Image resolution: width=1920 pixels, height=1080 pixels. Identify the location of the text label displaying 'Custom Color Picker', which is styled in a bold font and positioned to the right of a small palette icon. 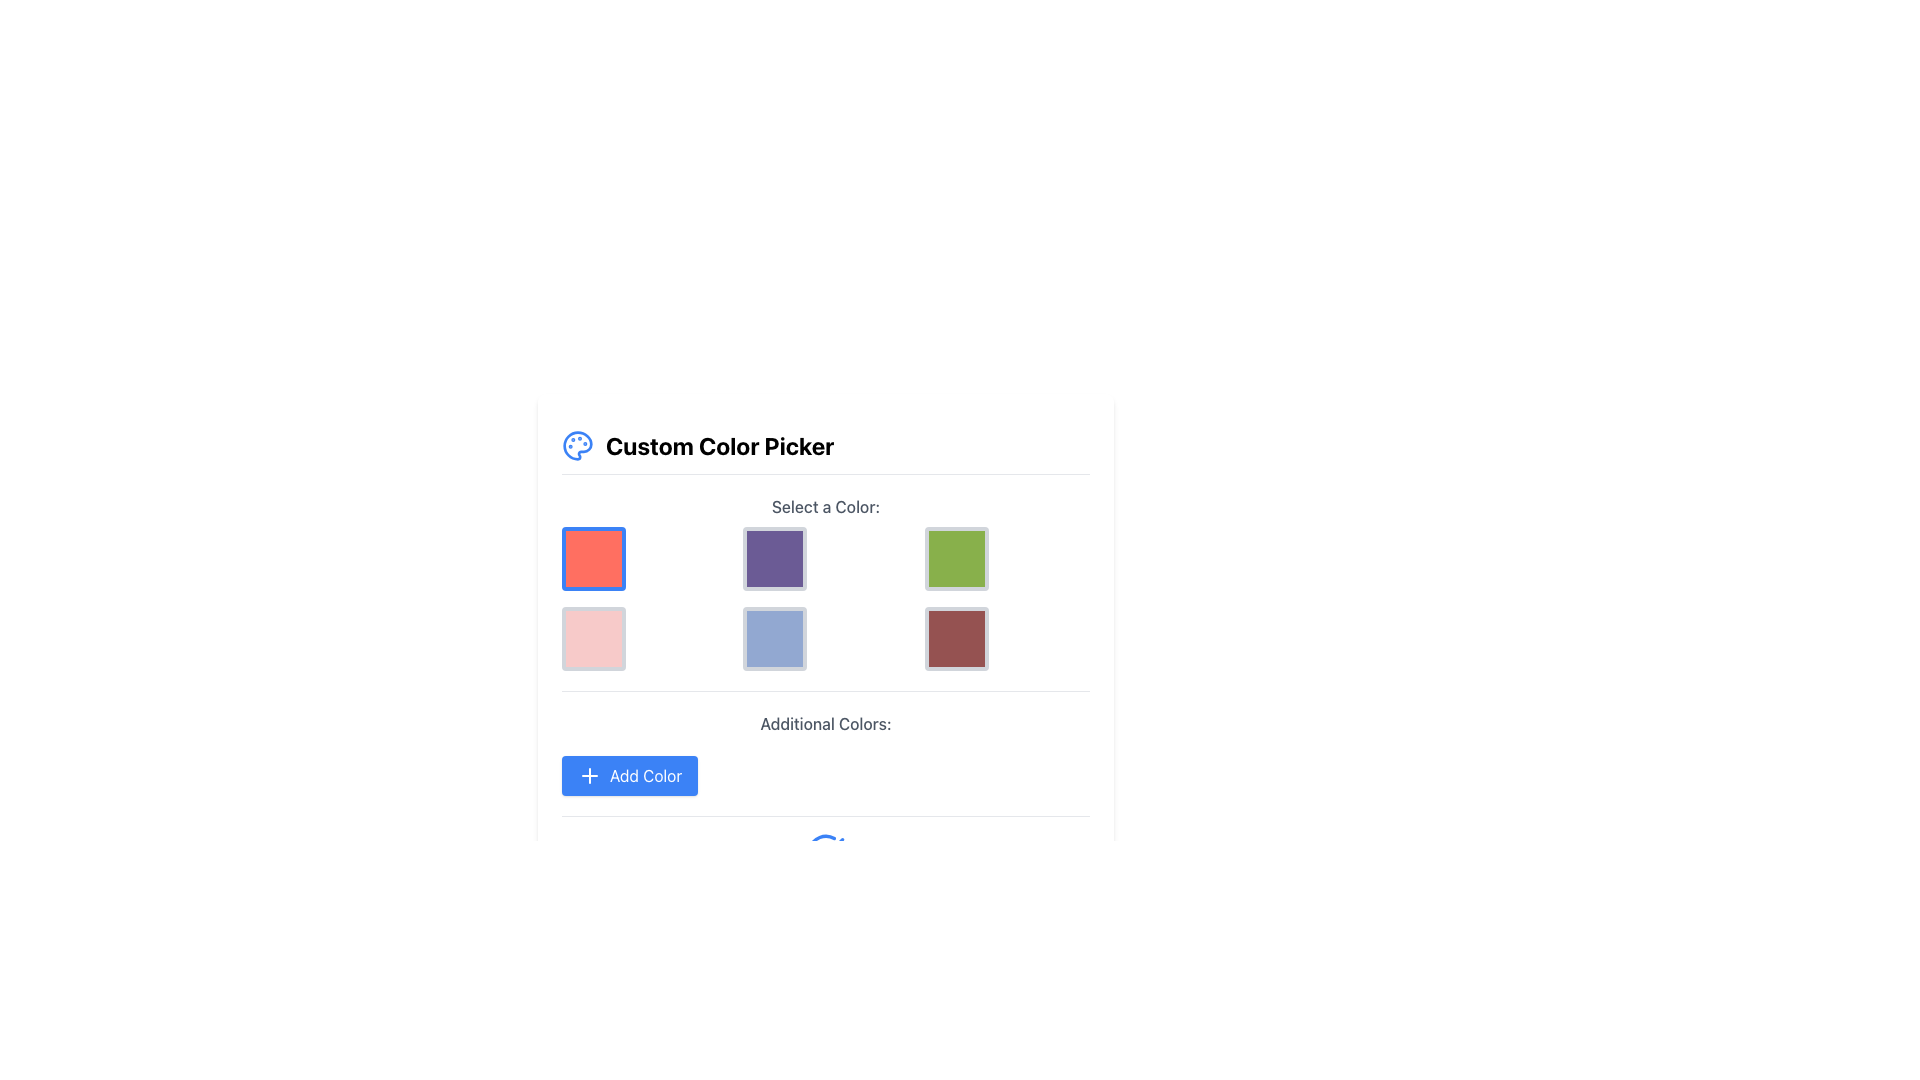
(720, 445).